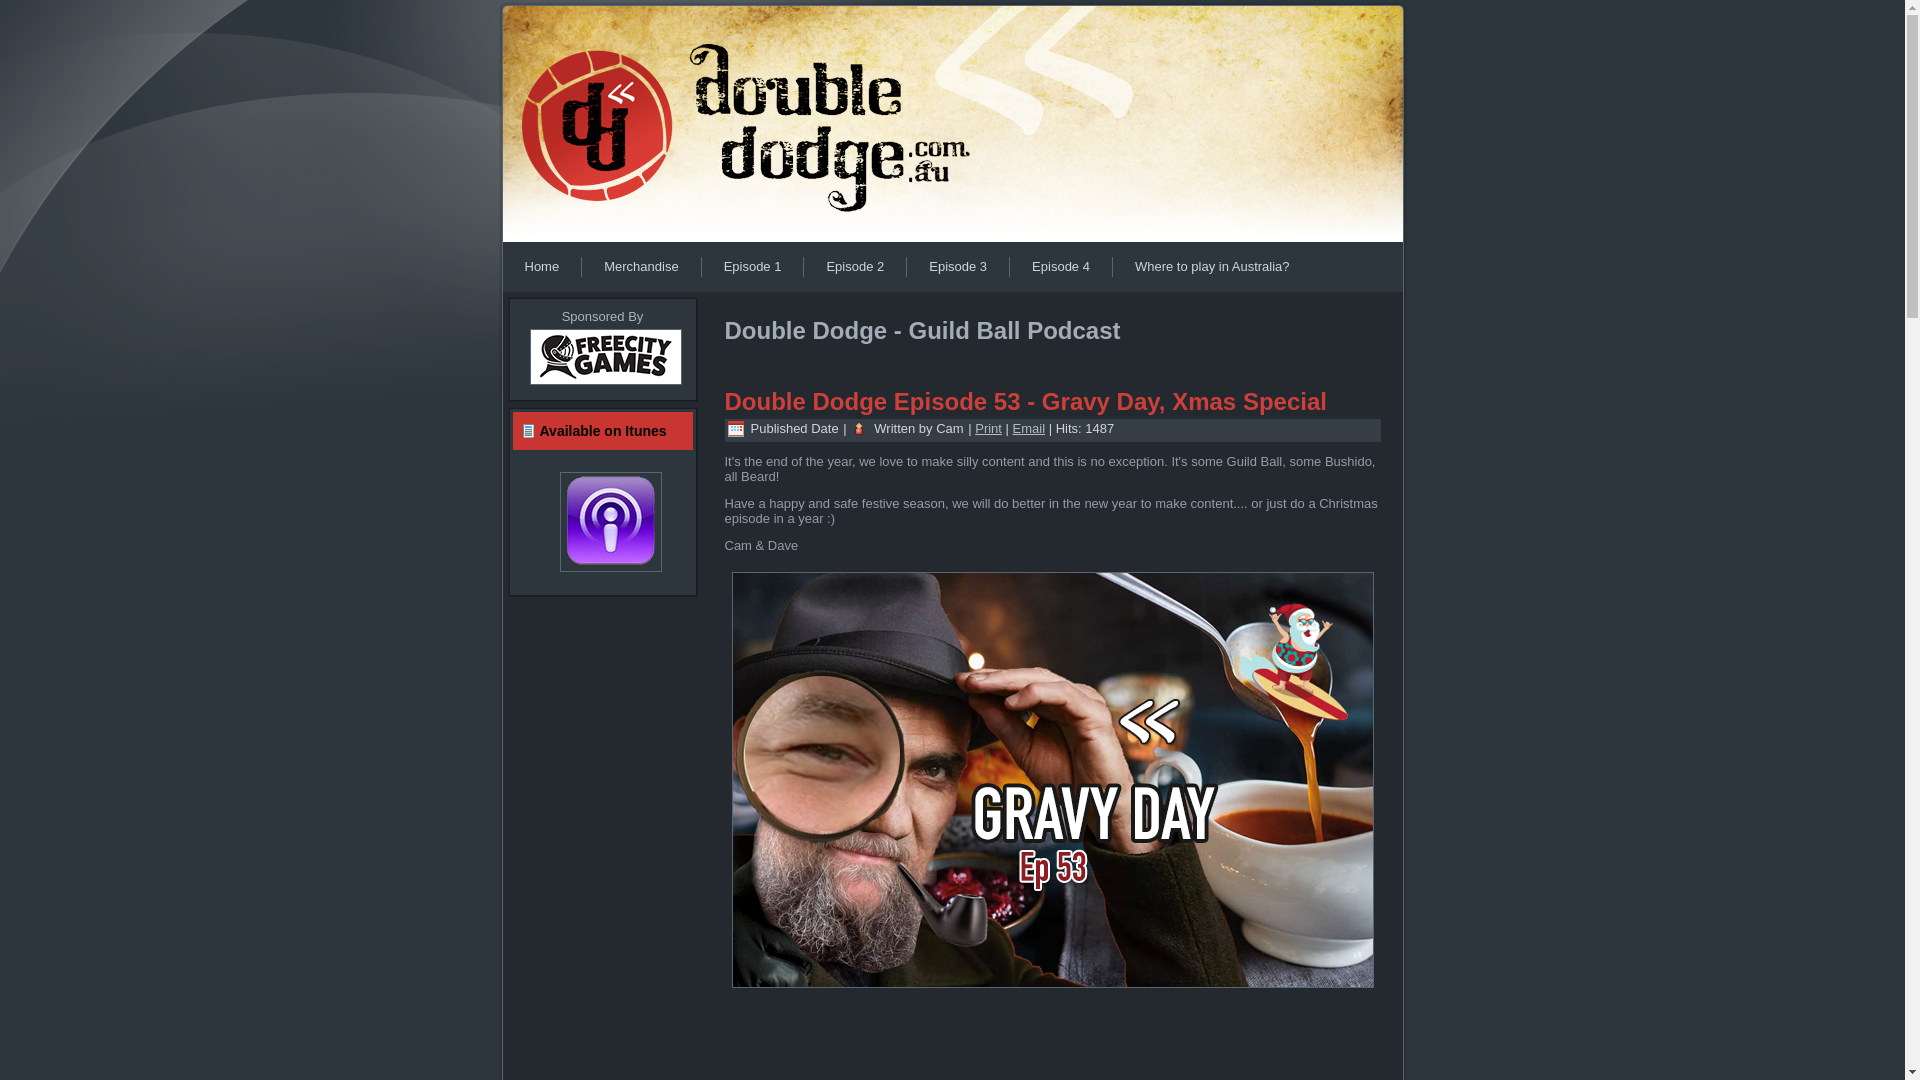 The width and height of the screenshot is (1920, 1080). What do you see at coordinates (502, 265) in the screenshot?
I see `'Home'` at bounding box center [502, 265].